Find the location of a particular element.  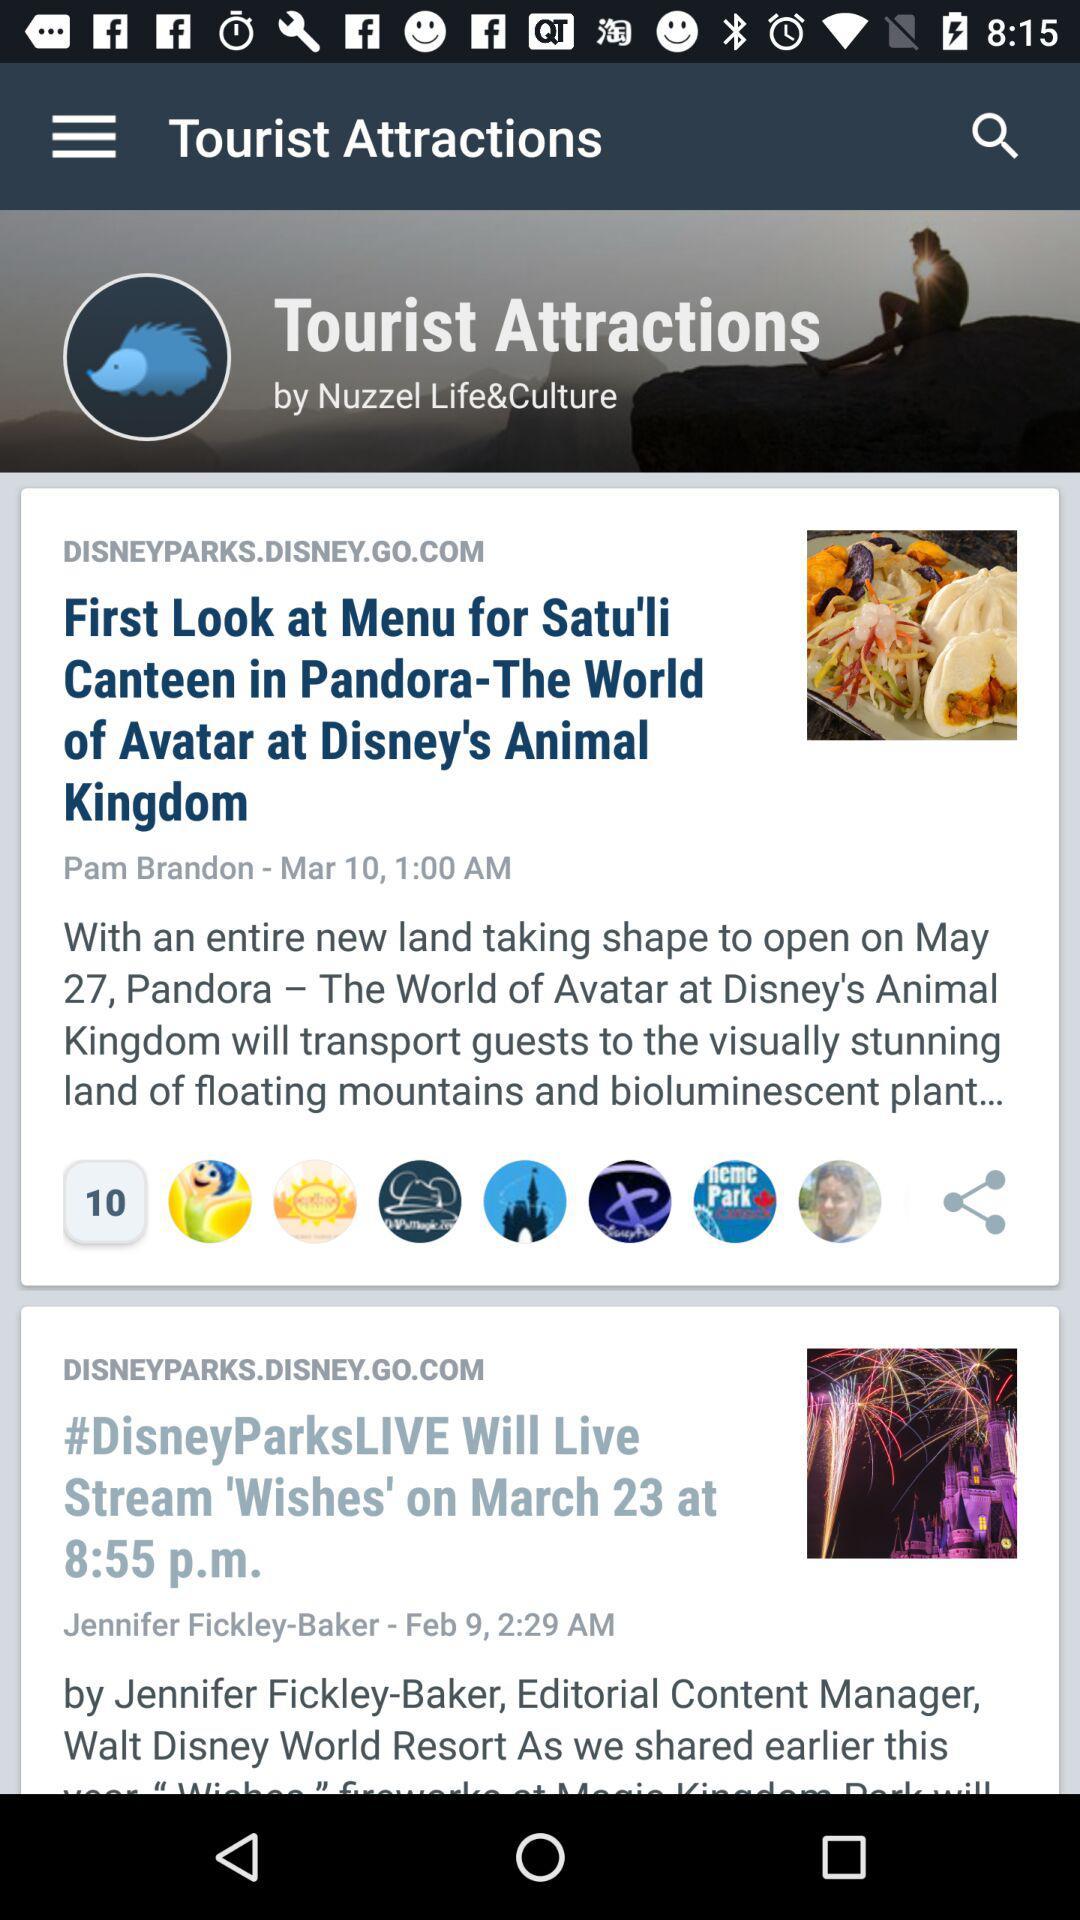

menu button is located at coordinates (104, 135).